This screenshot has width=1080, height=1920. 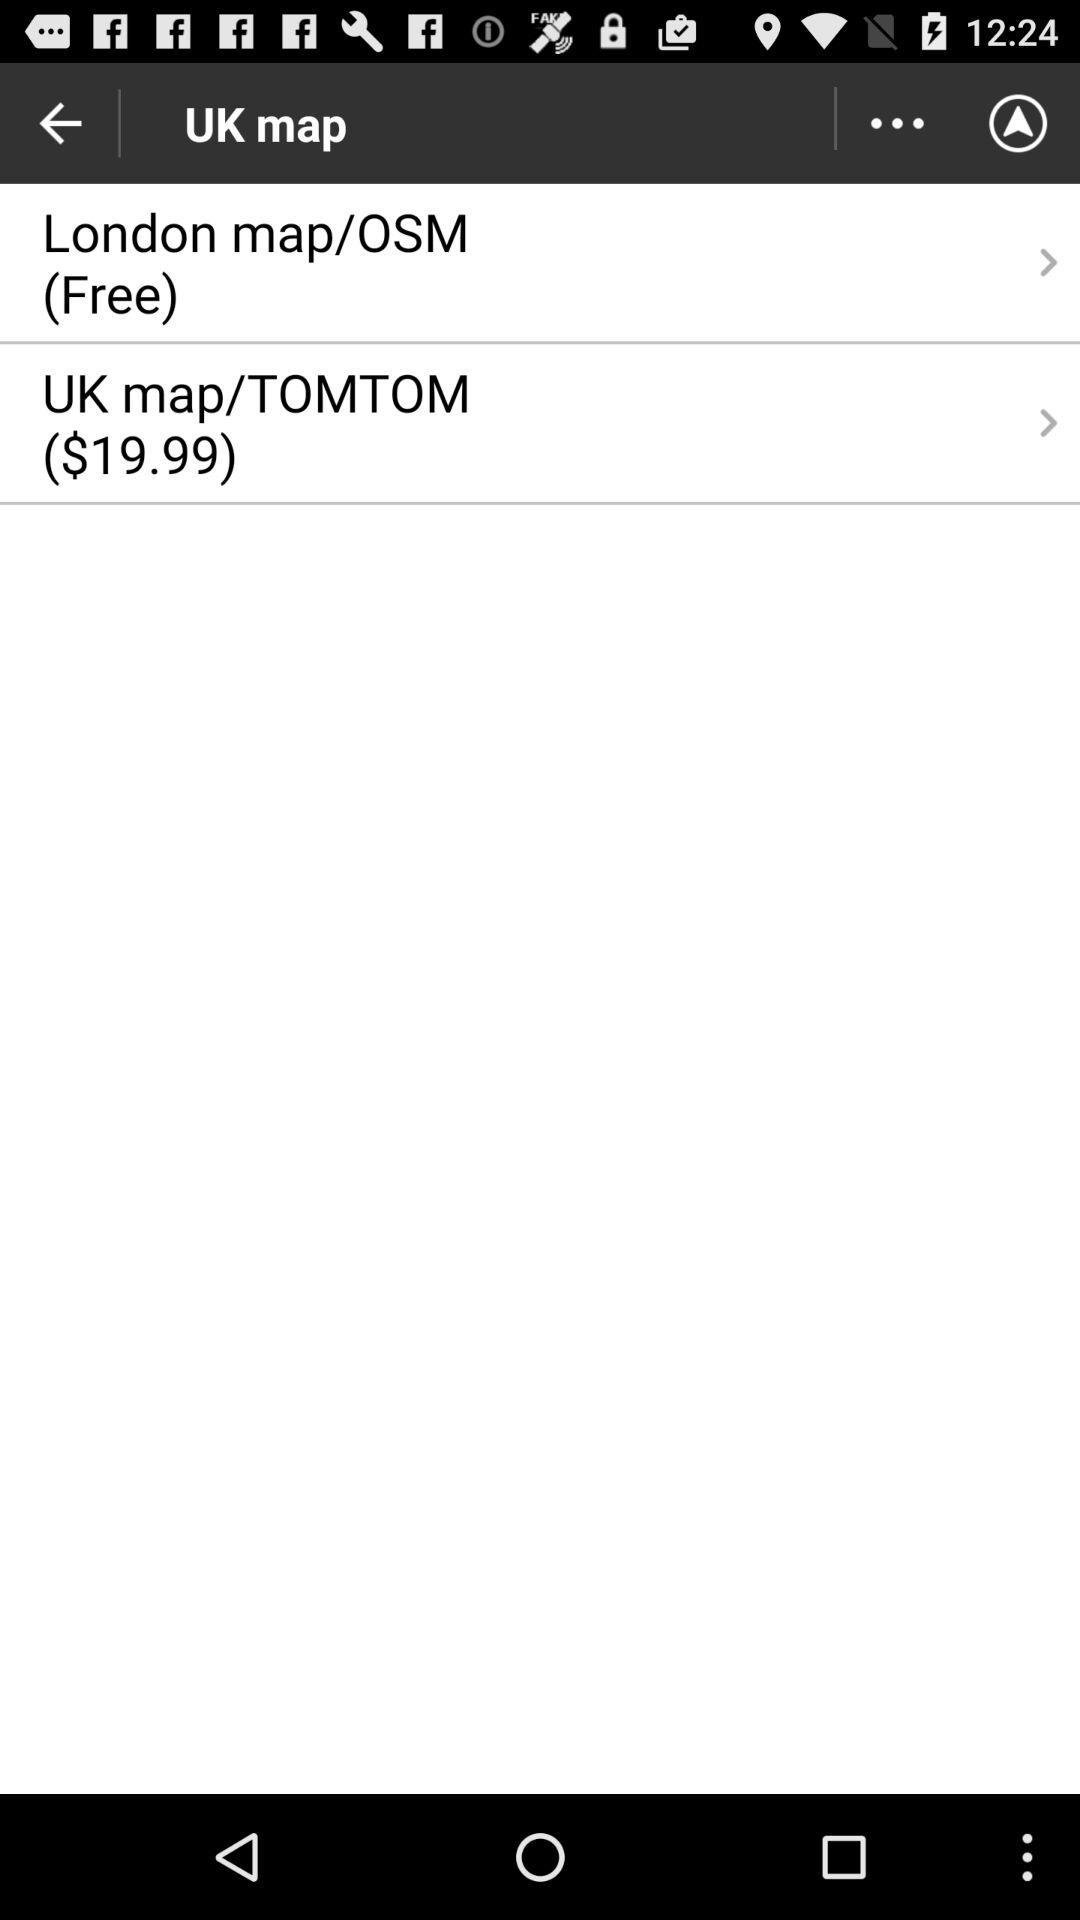 I want to click on the app above london map osm, so click(x=896, y=122).